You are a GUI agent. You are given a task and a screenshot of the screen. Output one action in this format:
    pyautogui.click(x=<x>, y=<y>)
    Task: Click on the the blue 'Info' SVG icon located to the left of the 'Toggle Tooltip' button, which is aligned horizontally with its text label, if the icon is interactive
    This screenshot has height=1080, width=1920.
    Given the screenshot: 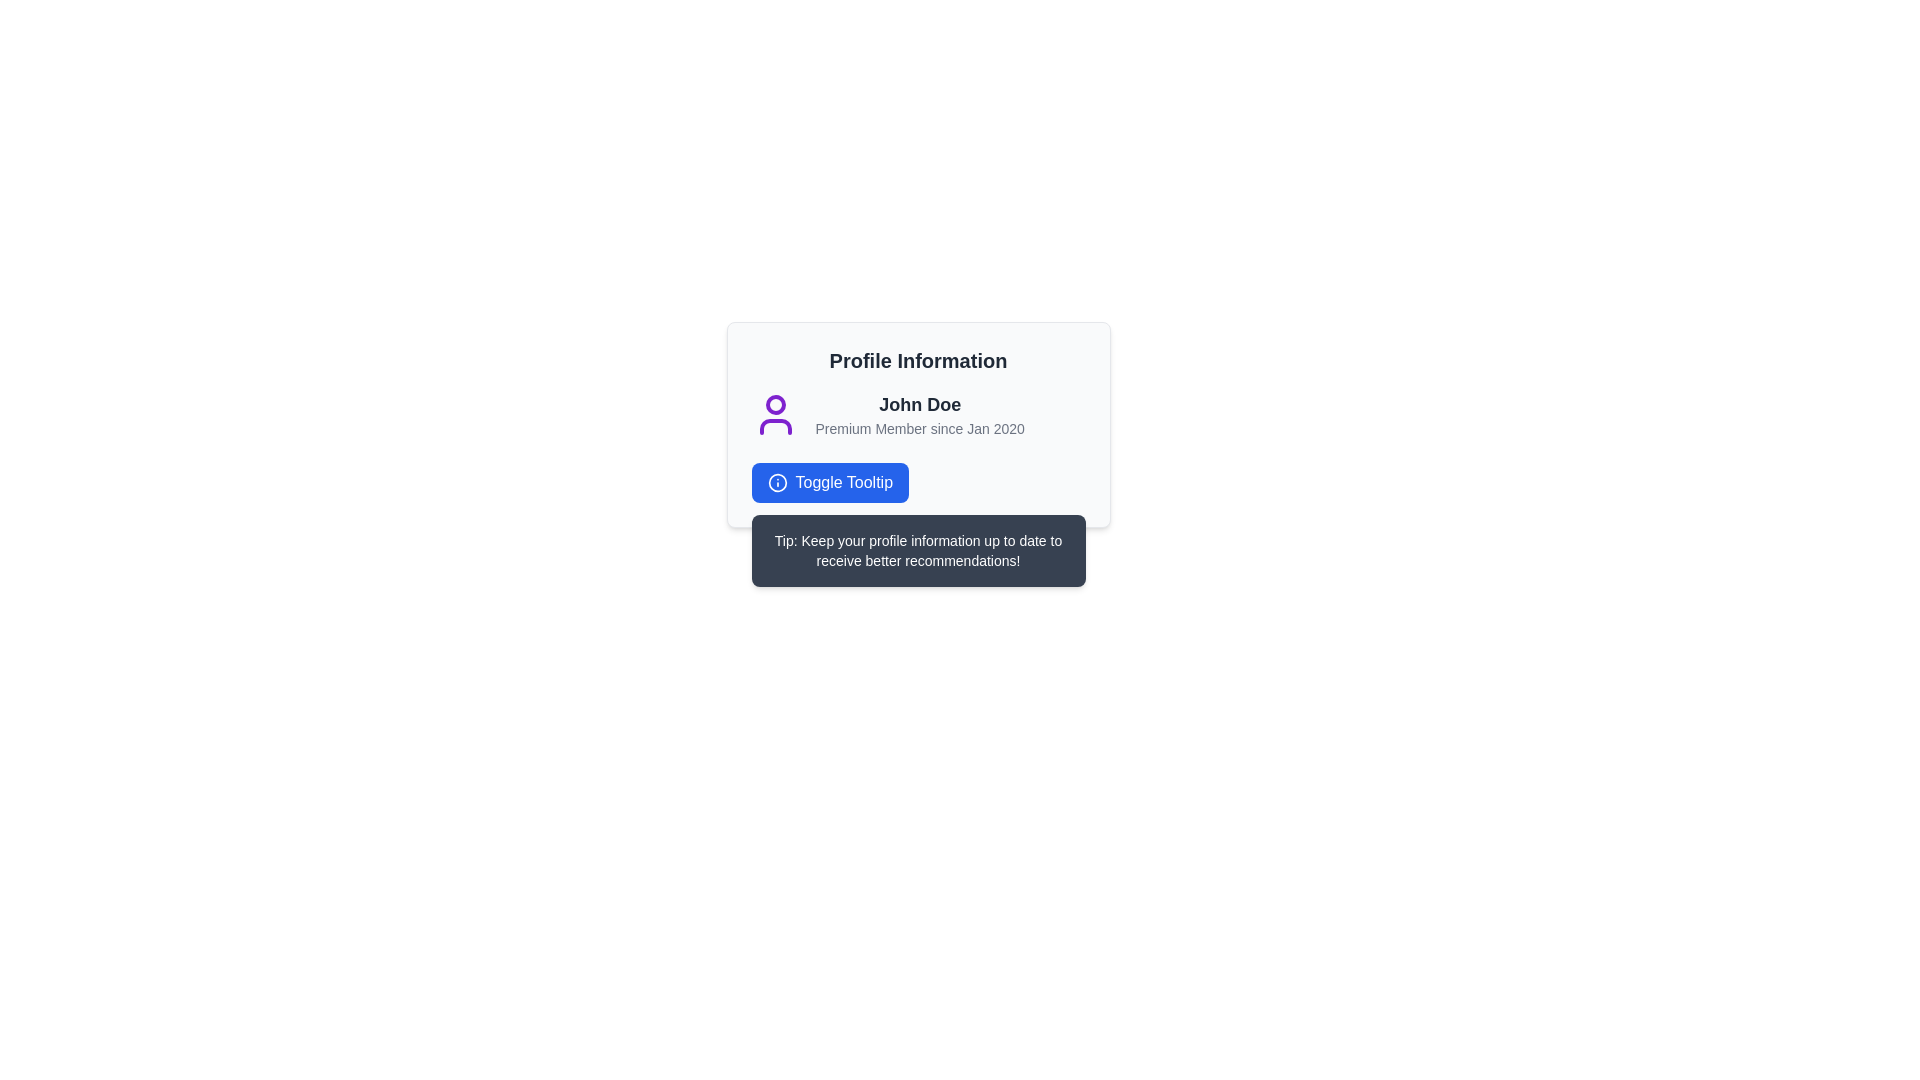 What is the action you would take?
    pyautogui.click(x=776, y=482)
    